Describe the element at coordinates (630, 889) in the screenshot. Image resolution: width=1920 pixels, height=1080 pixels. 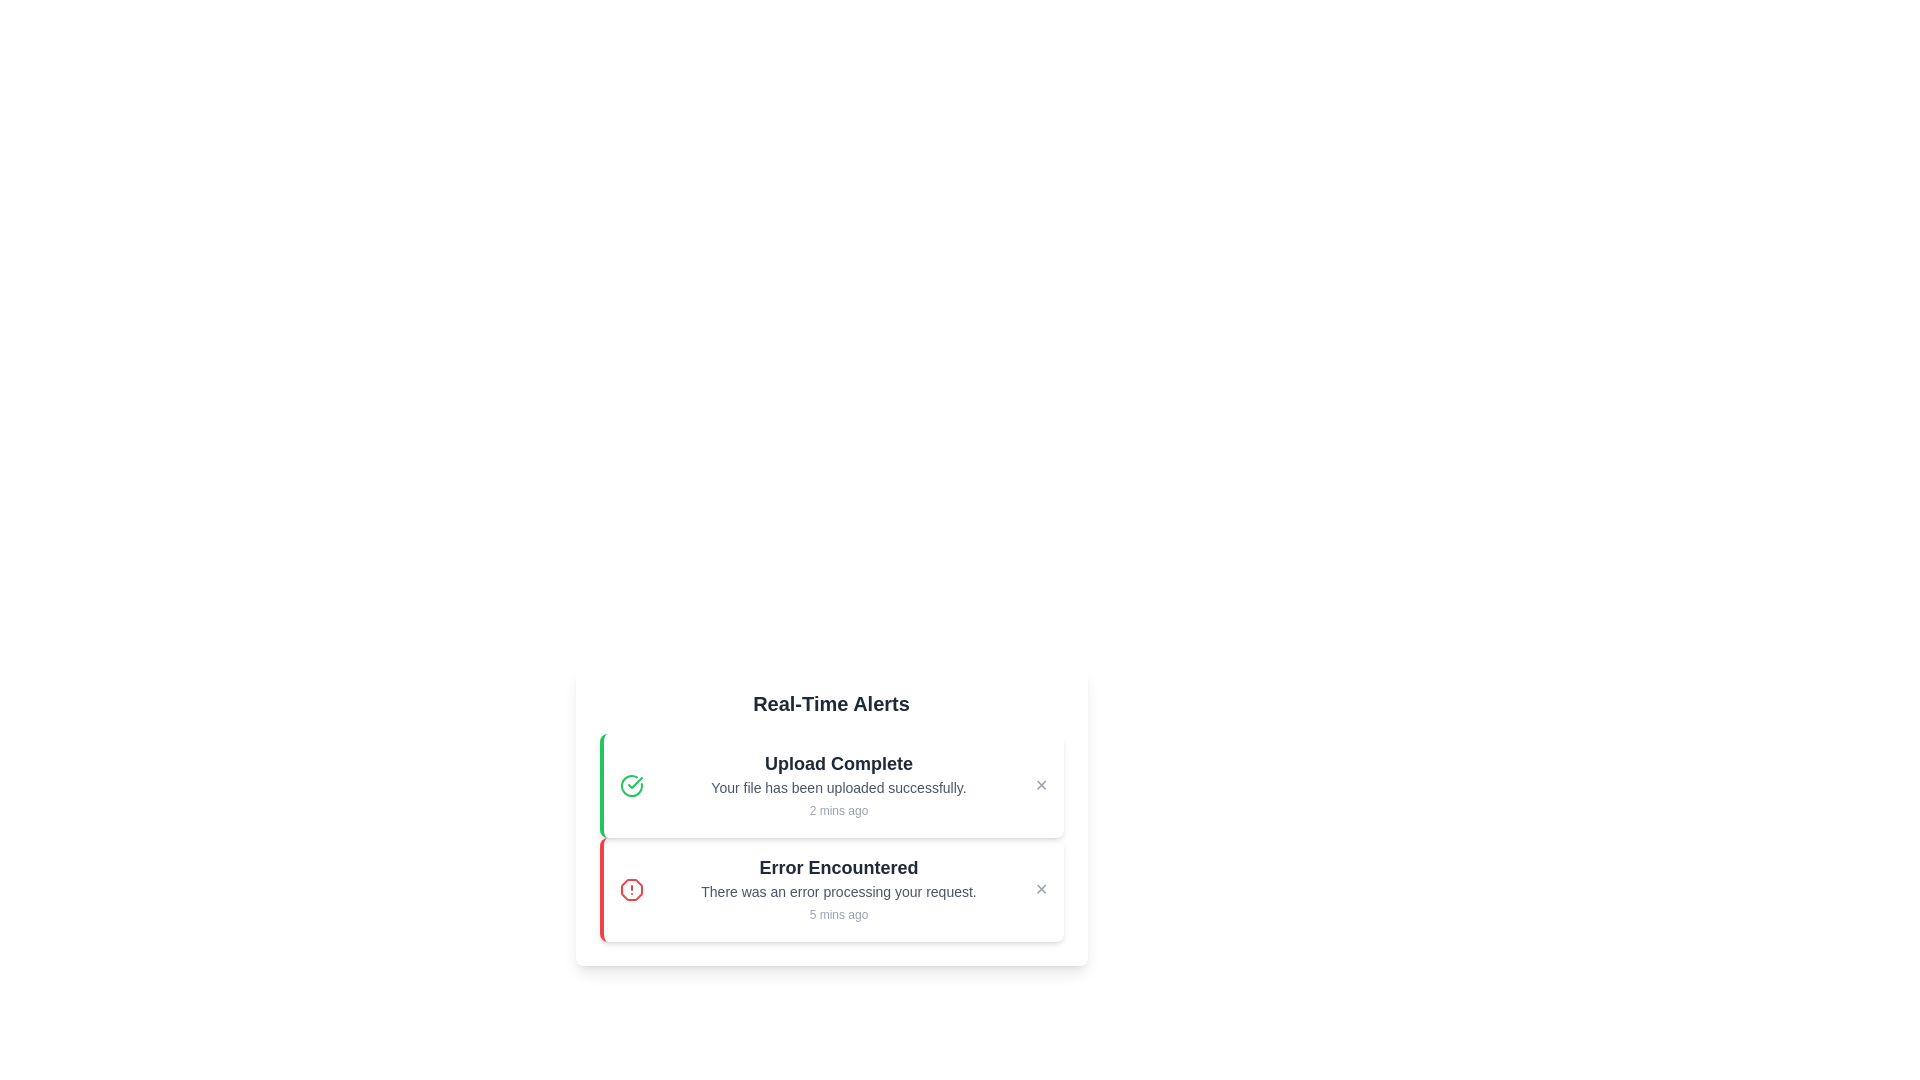
I see `the decorative vector graphic component within the red alert icon that indicates the 'Error Encountered' message, located to the left of the alert notification` at that location.